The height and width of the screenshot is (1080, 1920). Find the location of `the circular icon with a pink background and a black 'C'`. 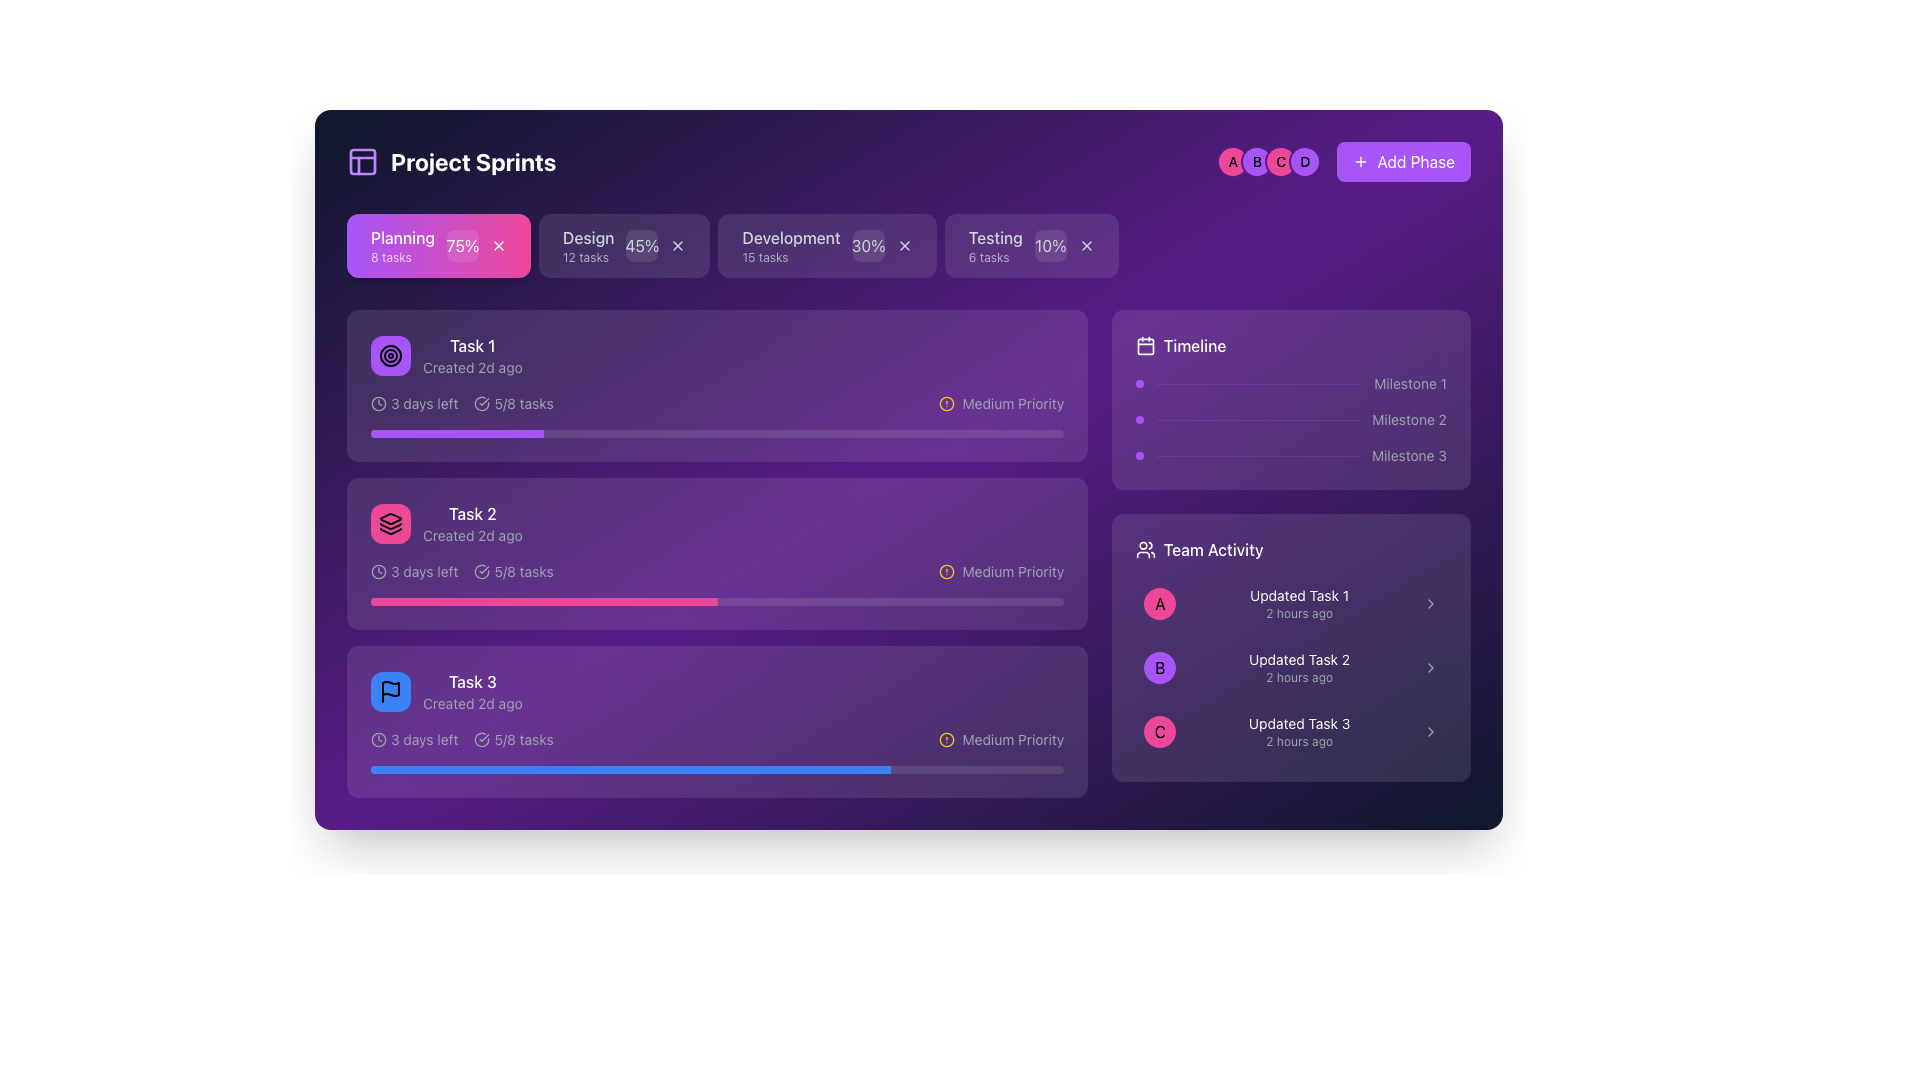

the circular icon with a pink background and a black 'C' is located at coordinates (1160, 732).